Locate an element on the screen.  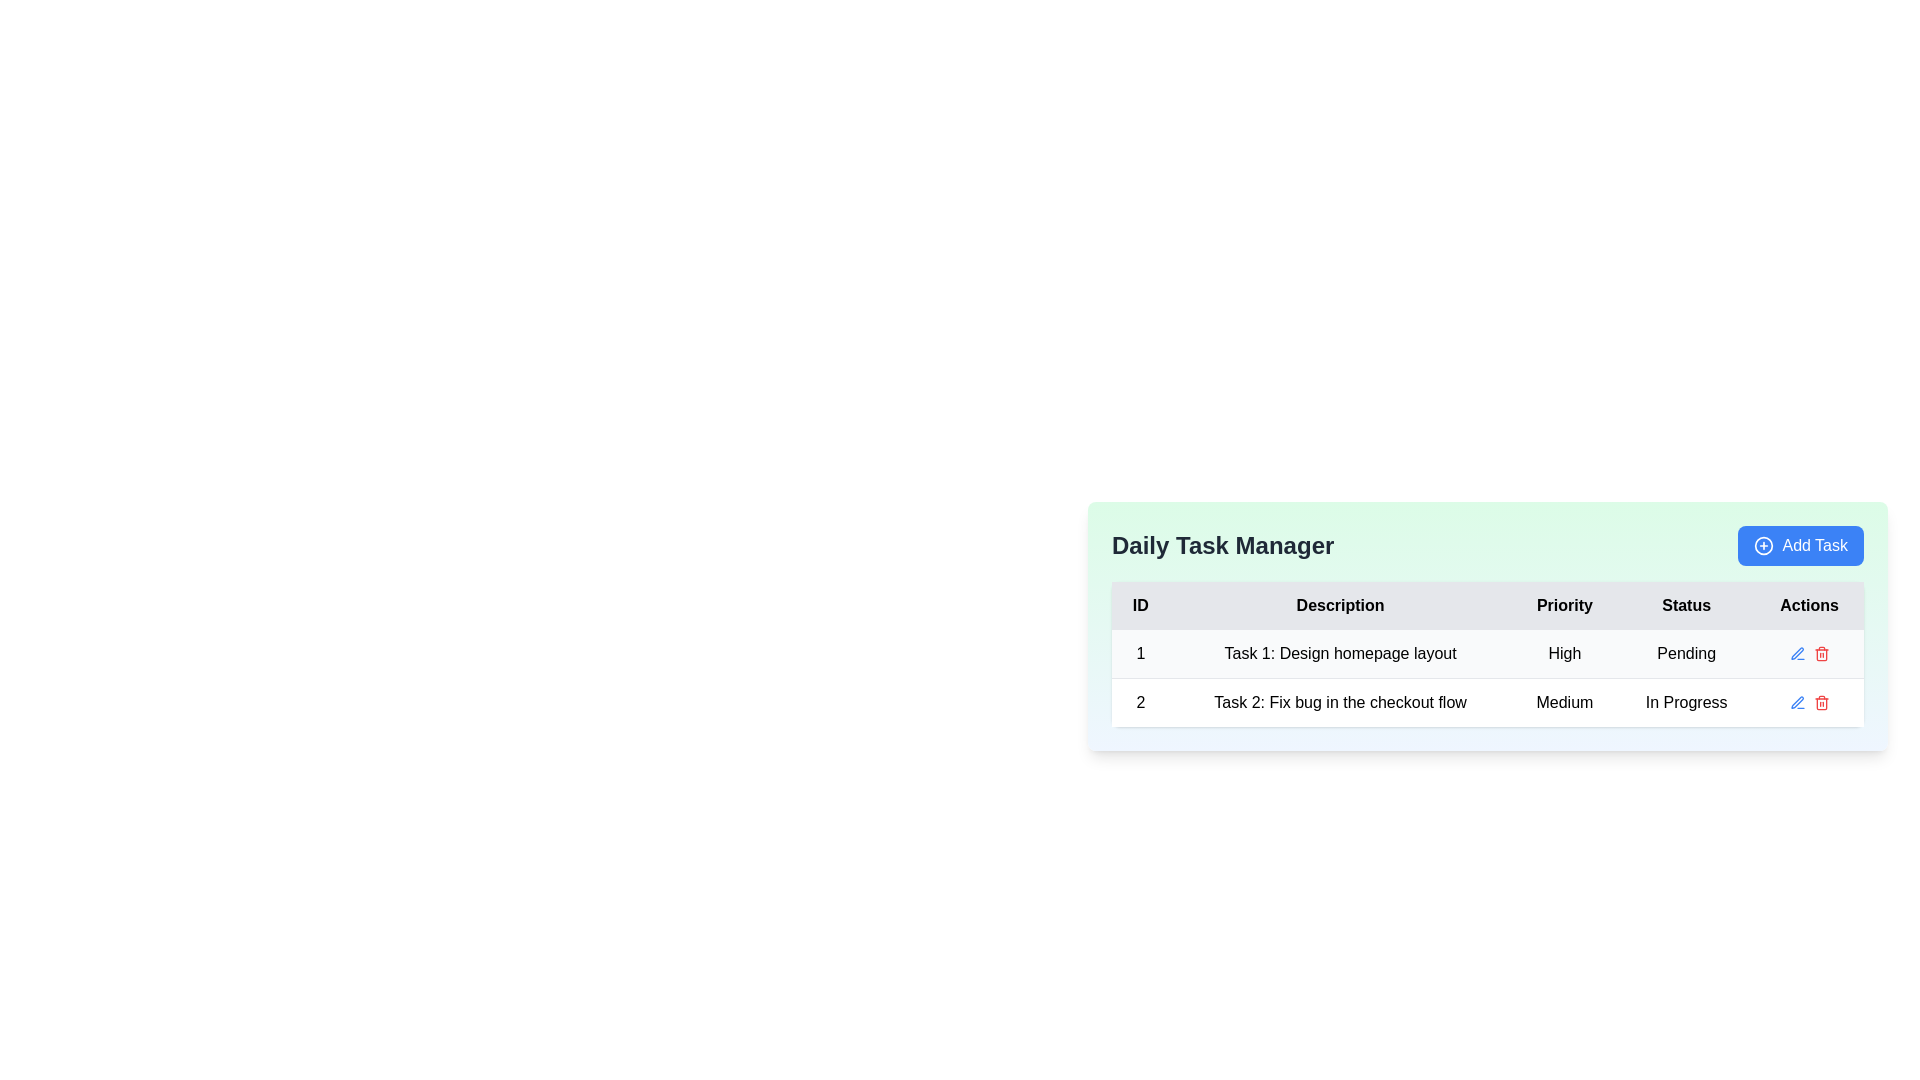
the fourth column header in the table that indicates the status of tasks, located between the 'Priority' and 'Actions' columns is located at coordinates (1685, 604).